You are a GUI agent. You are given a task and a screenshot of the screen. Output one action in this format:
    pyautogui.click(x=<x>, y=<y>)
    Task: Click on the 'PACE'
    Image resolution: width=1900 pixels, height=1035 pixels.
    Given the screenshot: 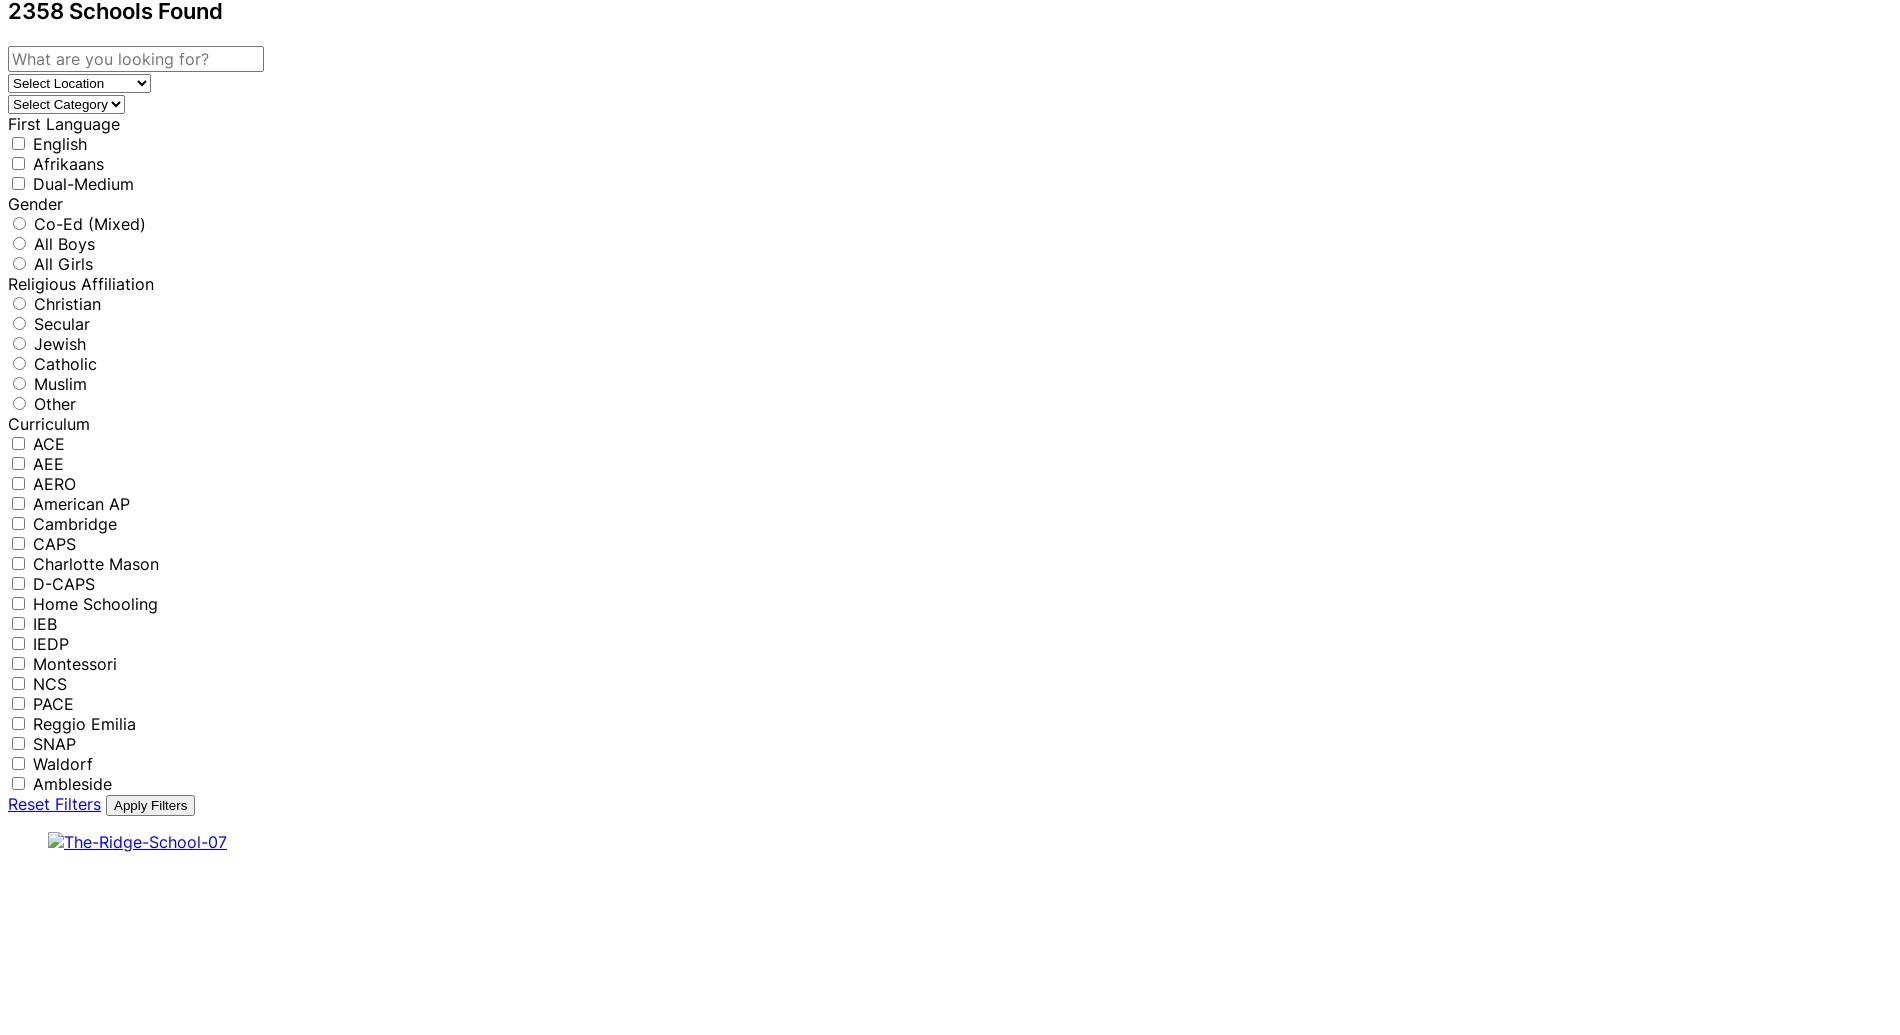 What is the action you would take?
    pyautogui.click(x=53, y=701)
    